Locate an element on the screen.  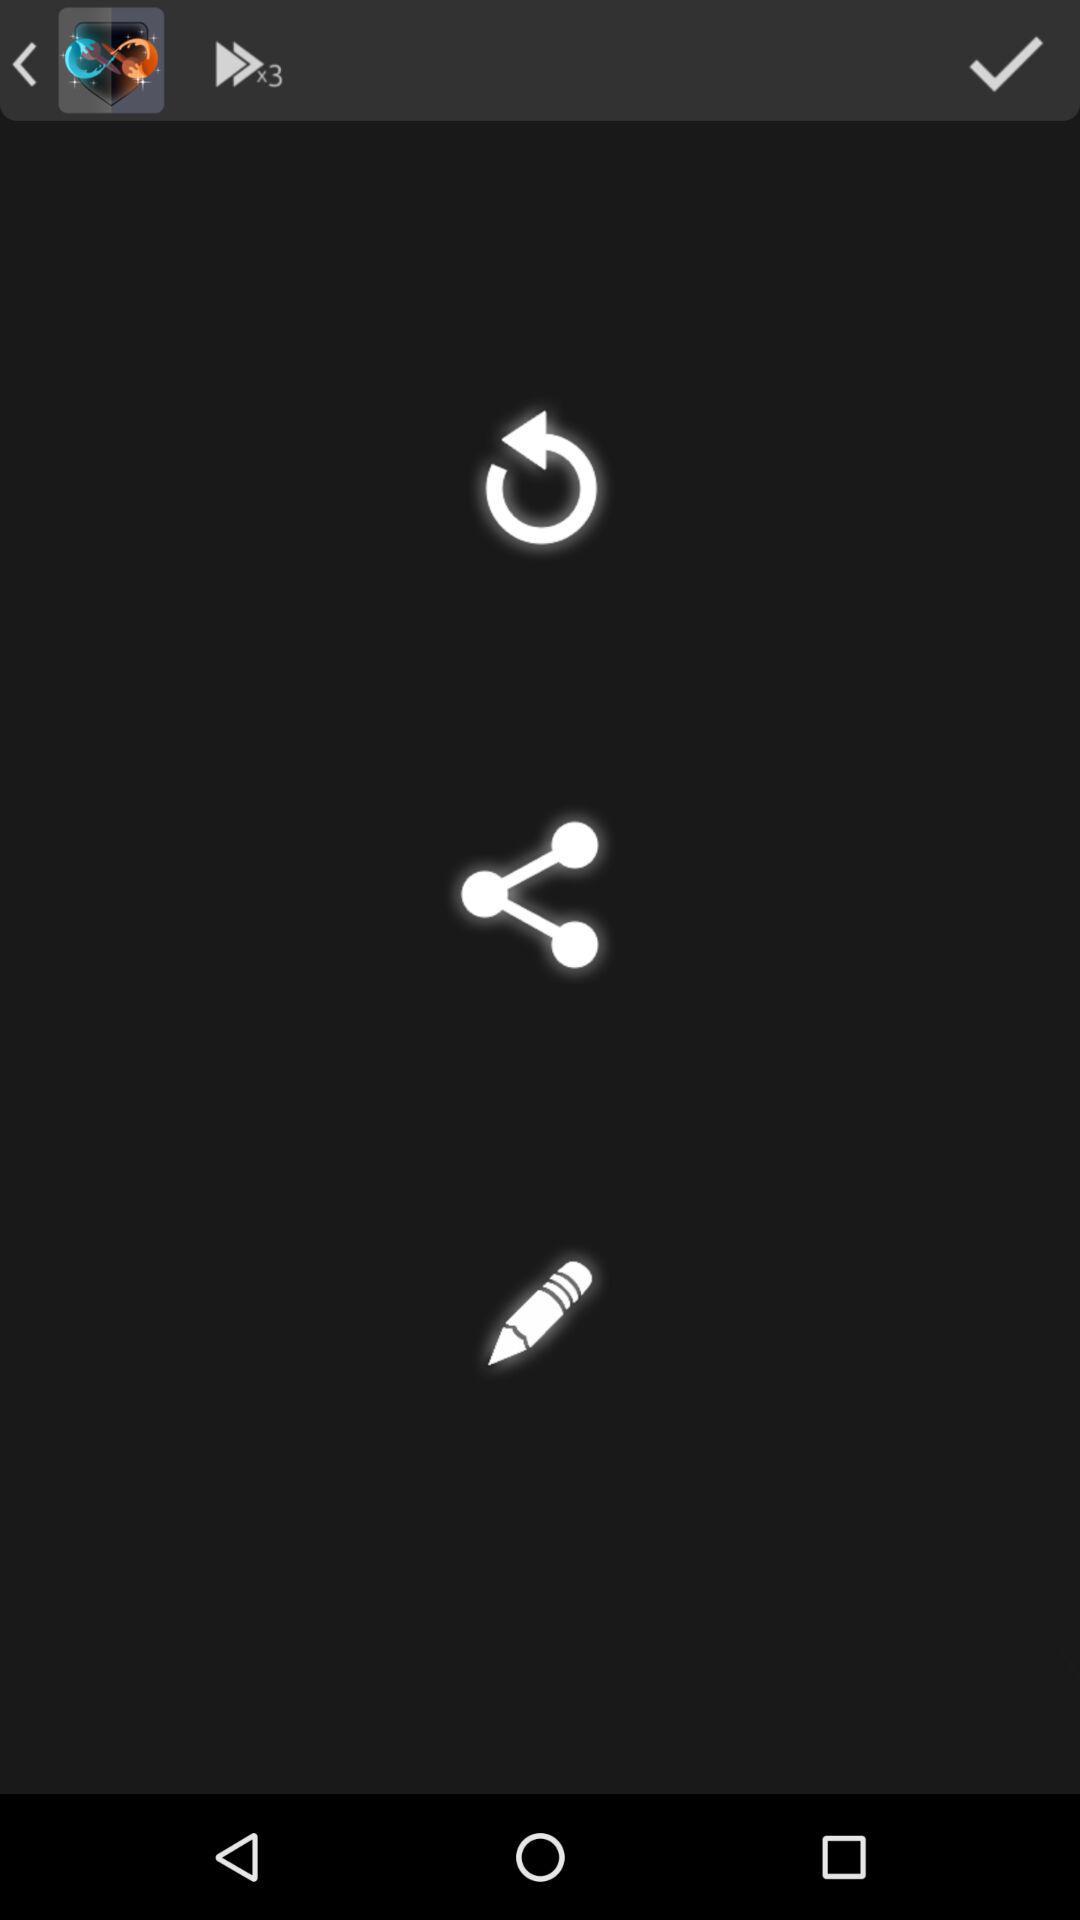
the edit icon is located at coordinates (540, 1406).